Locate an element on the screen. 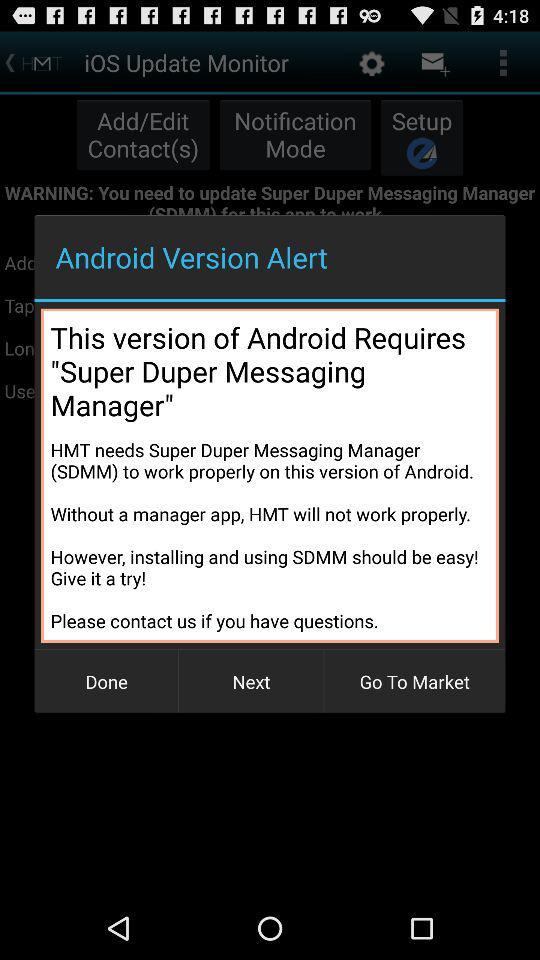 The image size is (540, 960). the item at the bottom is located at coordinates (251, 681).